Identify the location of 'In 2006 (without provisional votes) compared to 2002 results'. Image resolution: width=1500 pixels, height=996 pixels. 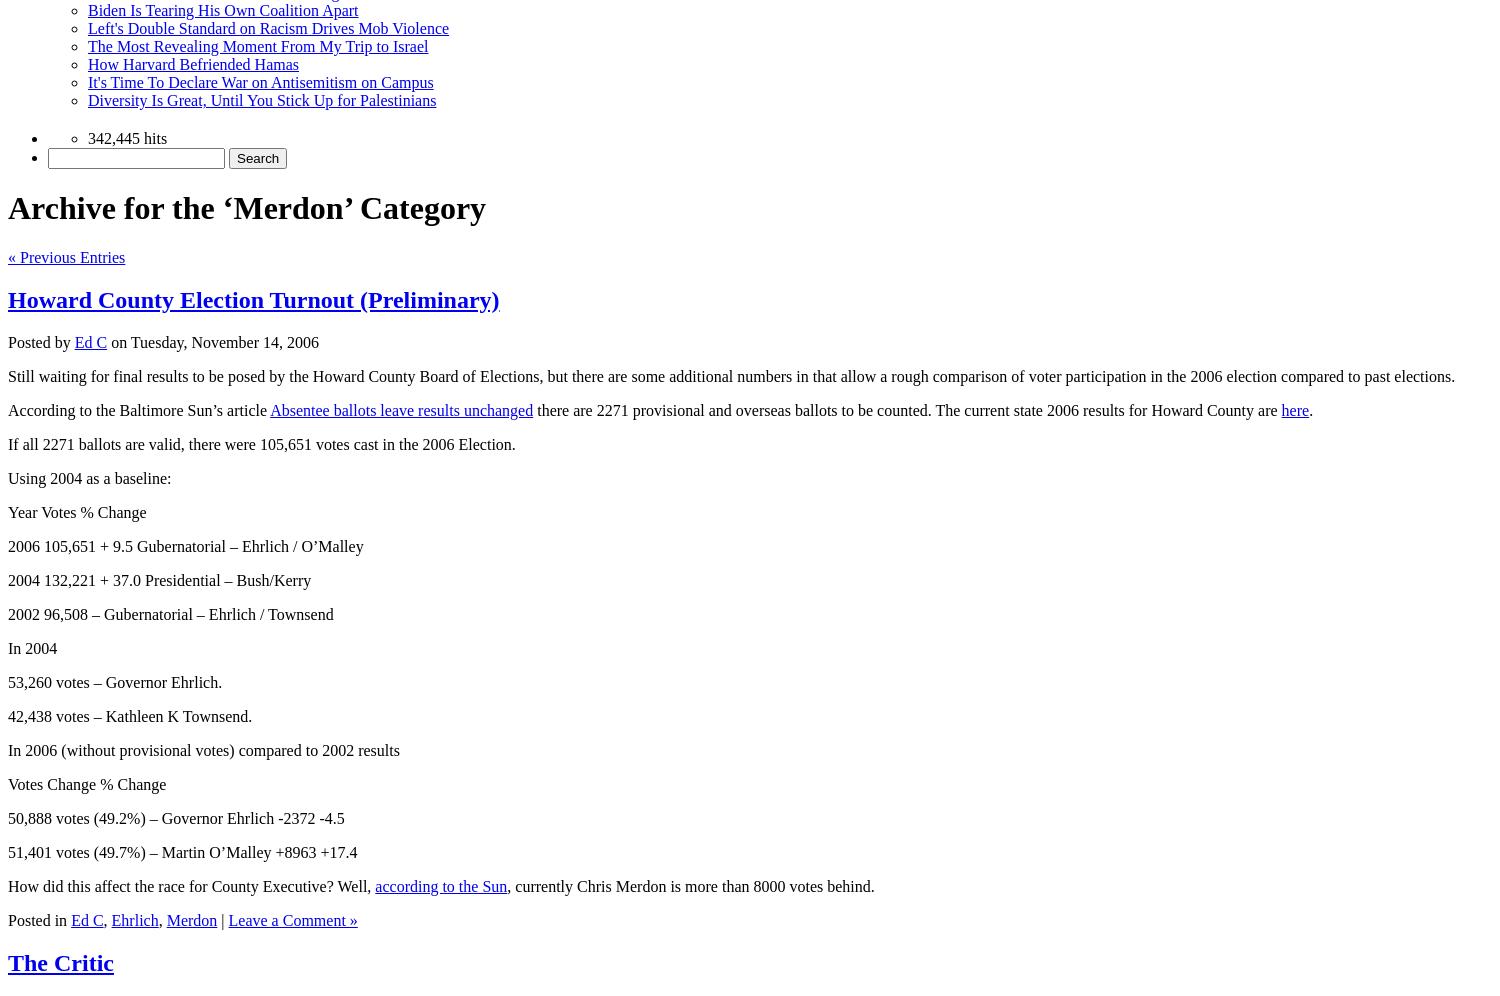
(7, 749).